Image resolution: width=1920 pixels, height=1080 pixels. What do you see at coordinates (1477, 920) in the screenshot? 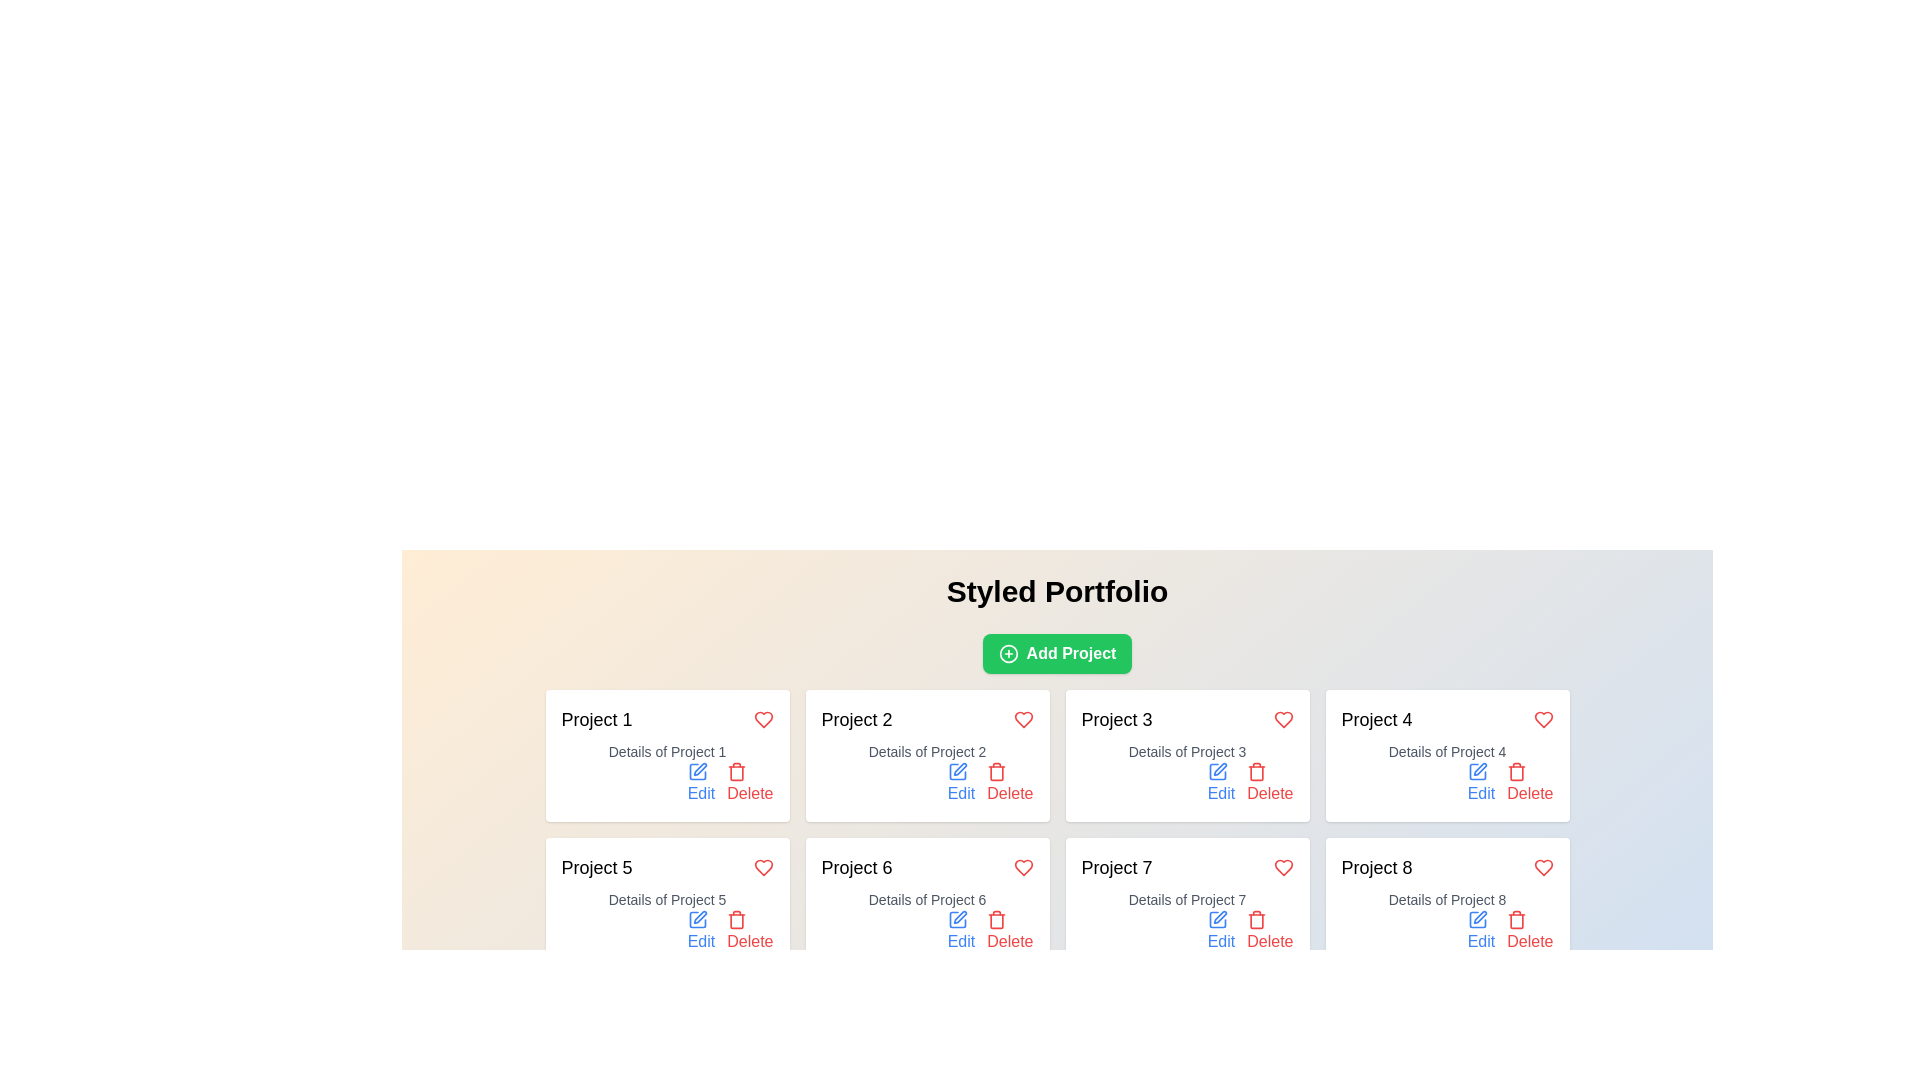
I see `the 'Edit' icon button located at the bottom-right corner of the last project card` at bounding box center [1477, 920].